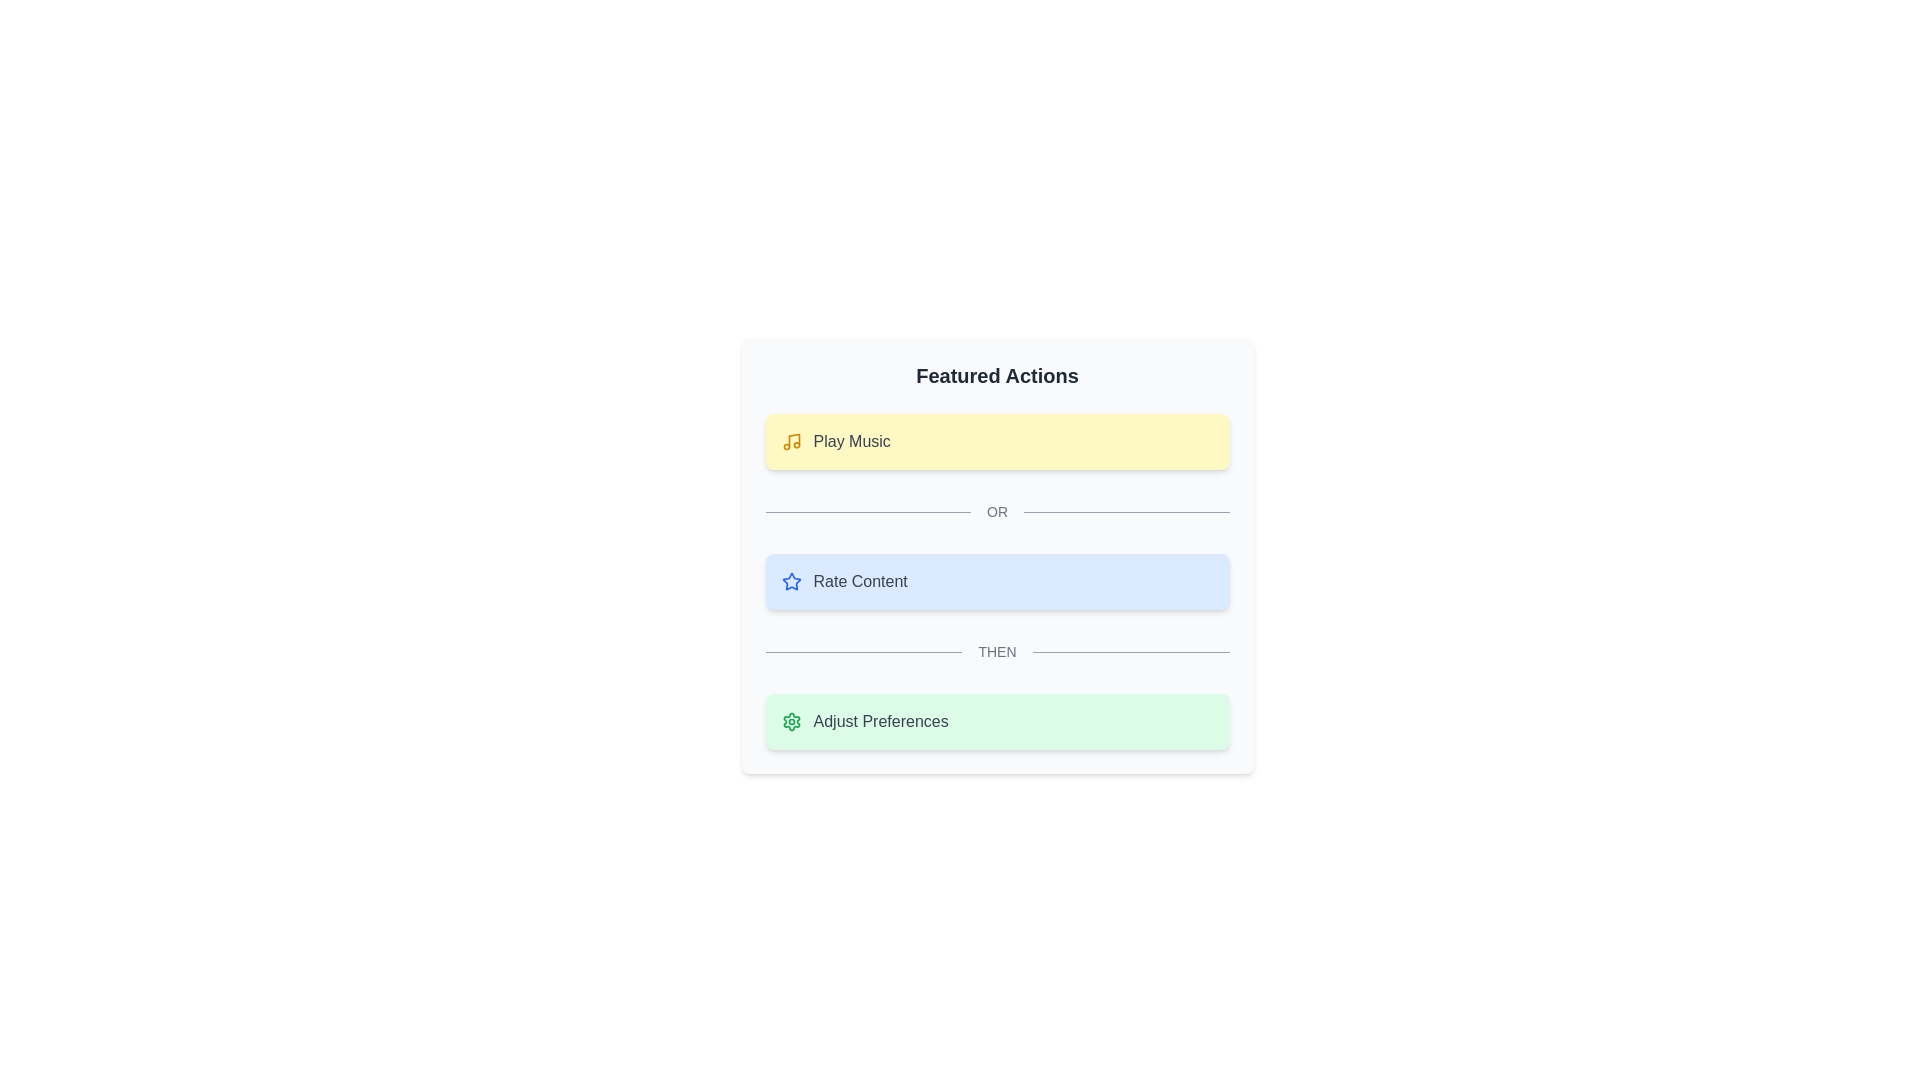  What do you see at coordinates (997, 721) in the screenshot?
I see `the 'Adjust Preferences' button, which is a horizontally aligned rectangular button with rounded corners and a light green background, located below the 'THEN' separator` at bounding box center [997, 721].